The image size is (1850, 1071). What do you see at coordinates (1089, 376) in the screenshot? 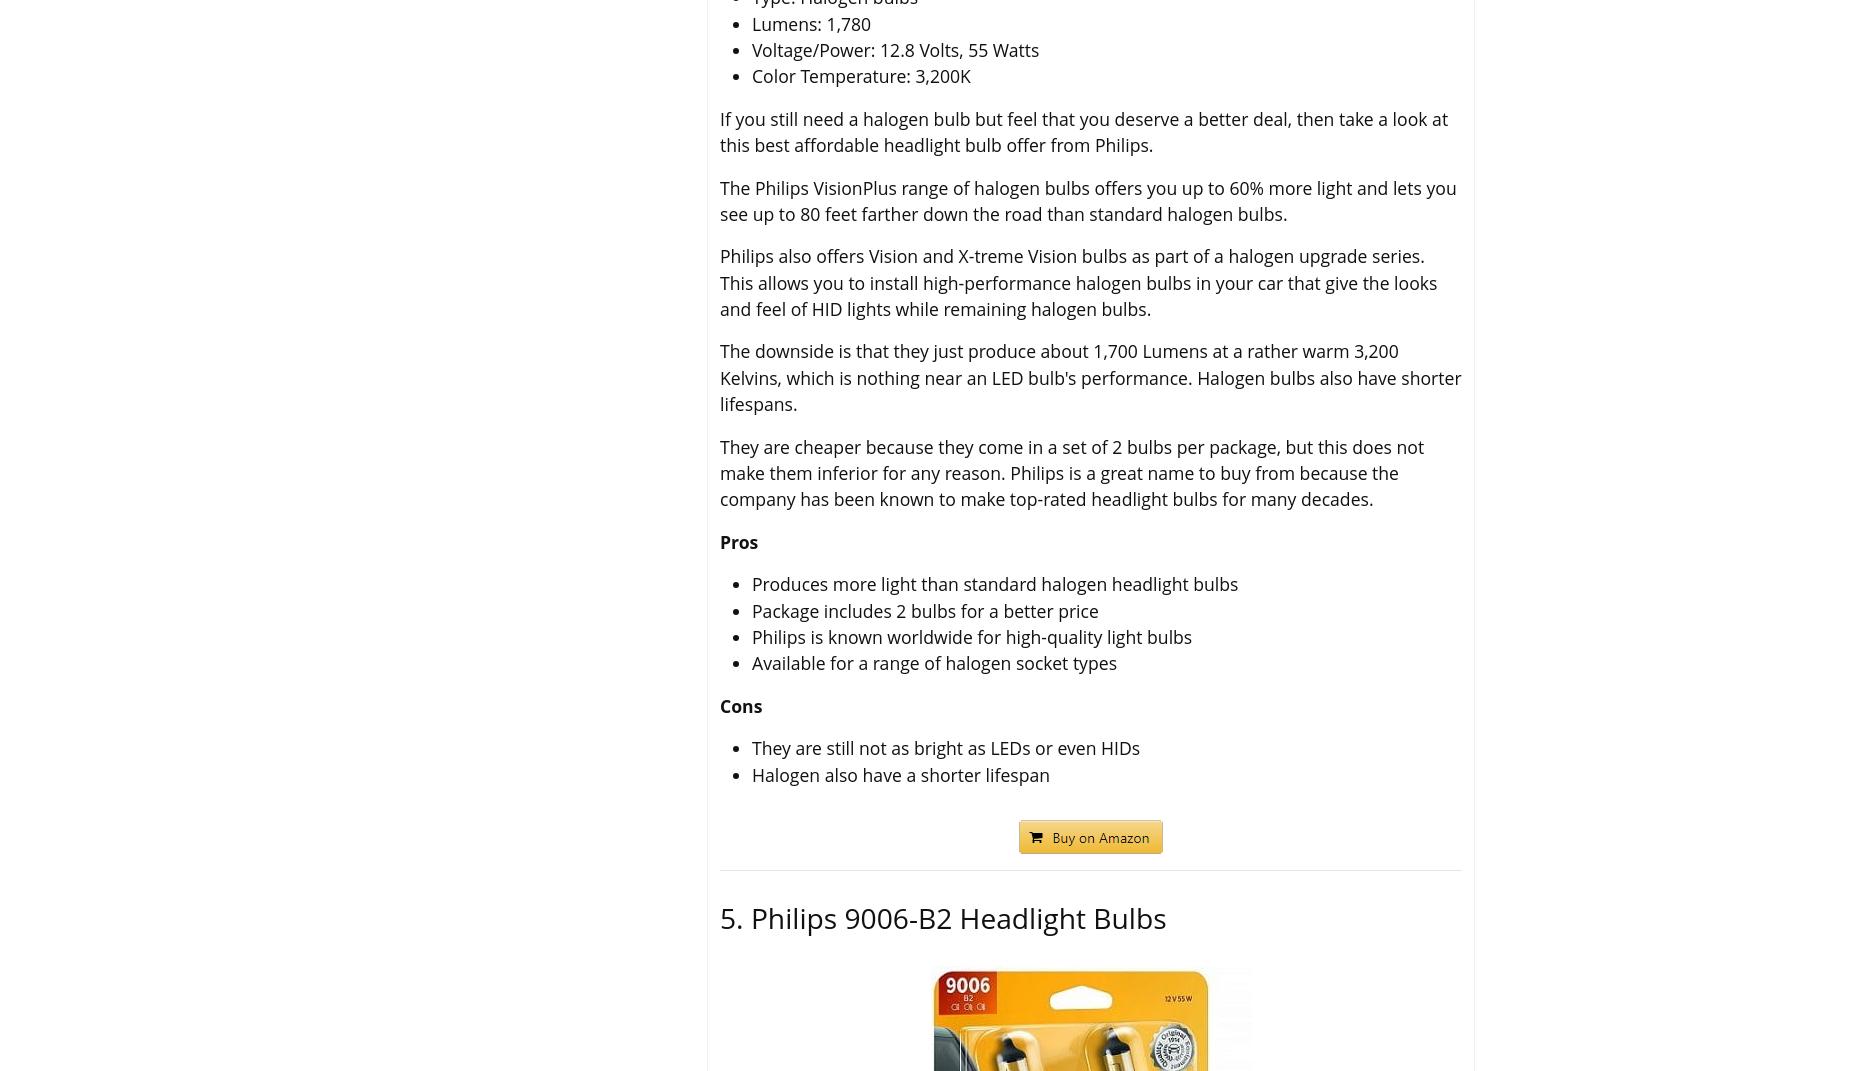
I see `'The downside is that they just produce about 1,700 Lumens at a rather warm 3,200 Kelvins, which is nothing near an LED bulb's performance. Halogen bulbs also have shorter lifespans.'` at bounding box center [1089, 376].